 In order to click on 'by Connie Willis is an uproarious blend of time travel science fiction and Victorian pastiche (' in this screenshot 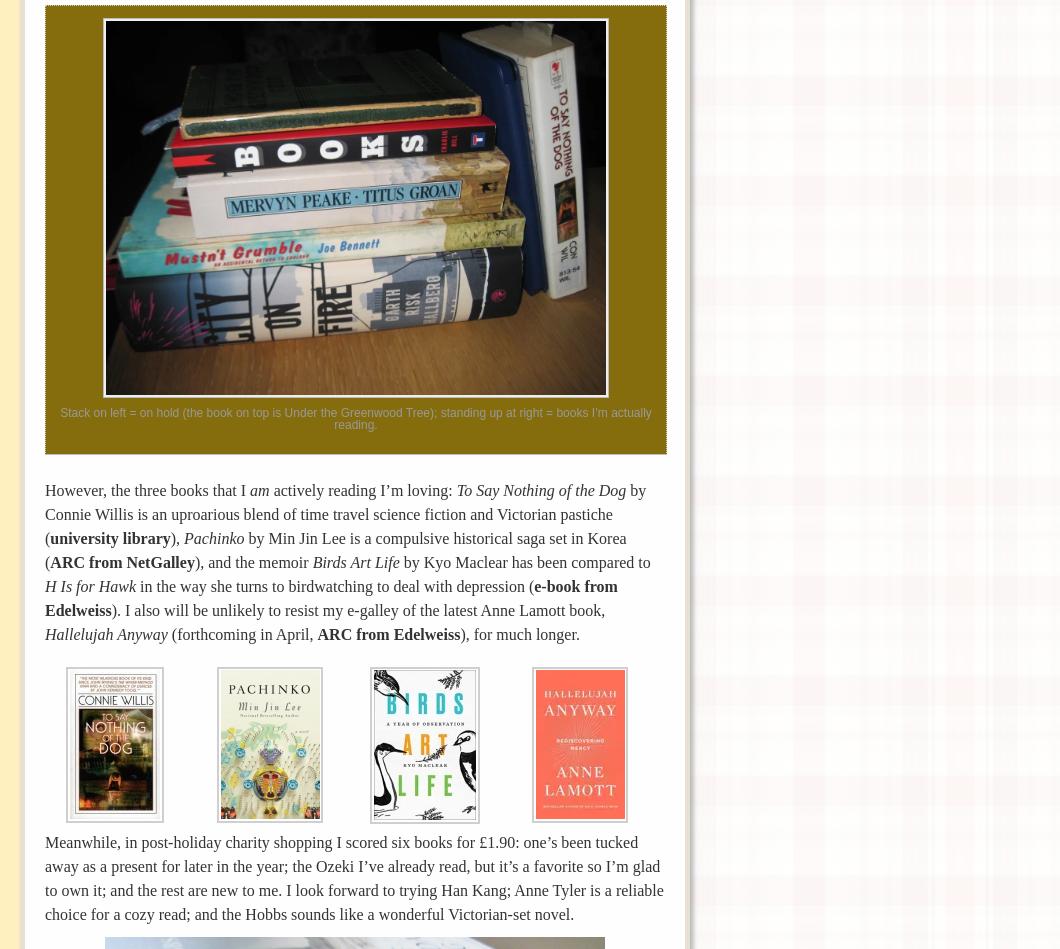, I will do `click(45, 512)`.